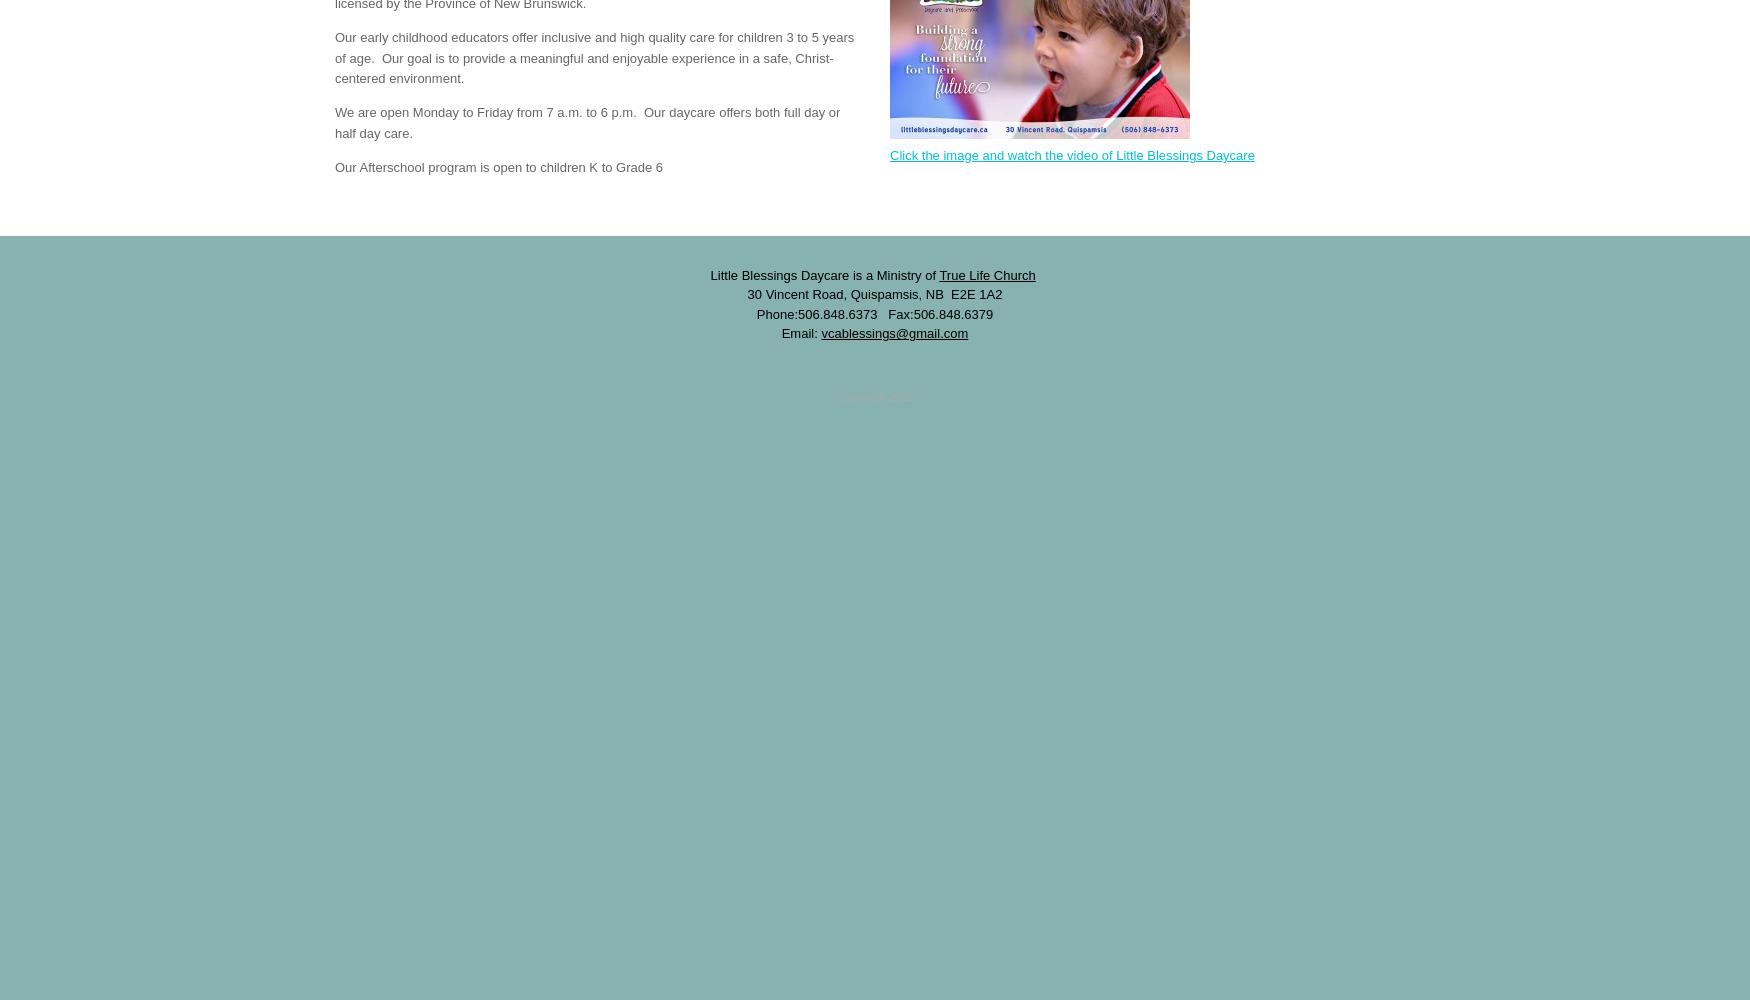 Image resolution: width=1750 pixels, height=1000 pixels. Describe the element at coordinates (986, 274) in the screenshot. I see `'True Life Church'` at that location.